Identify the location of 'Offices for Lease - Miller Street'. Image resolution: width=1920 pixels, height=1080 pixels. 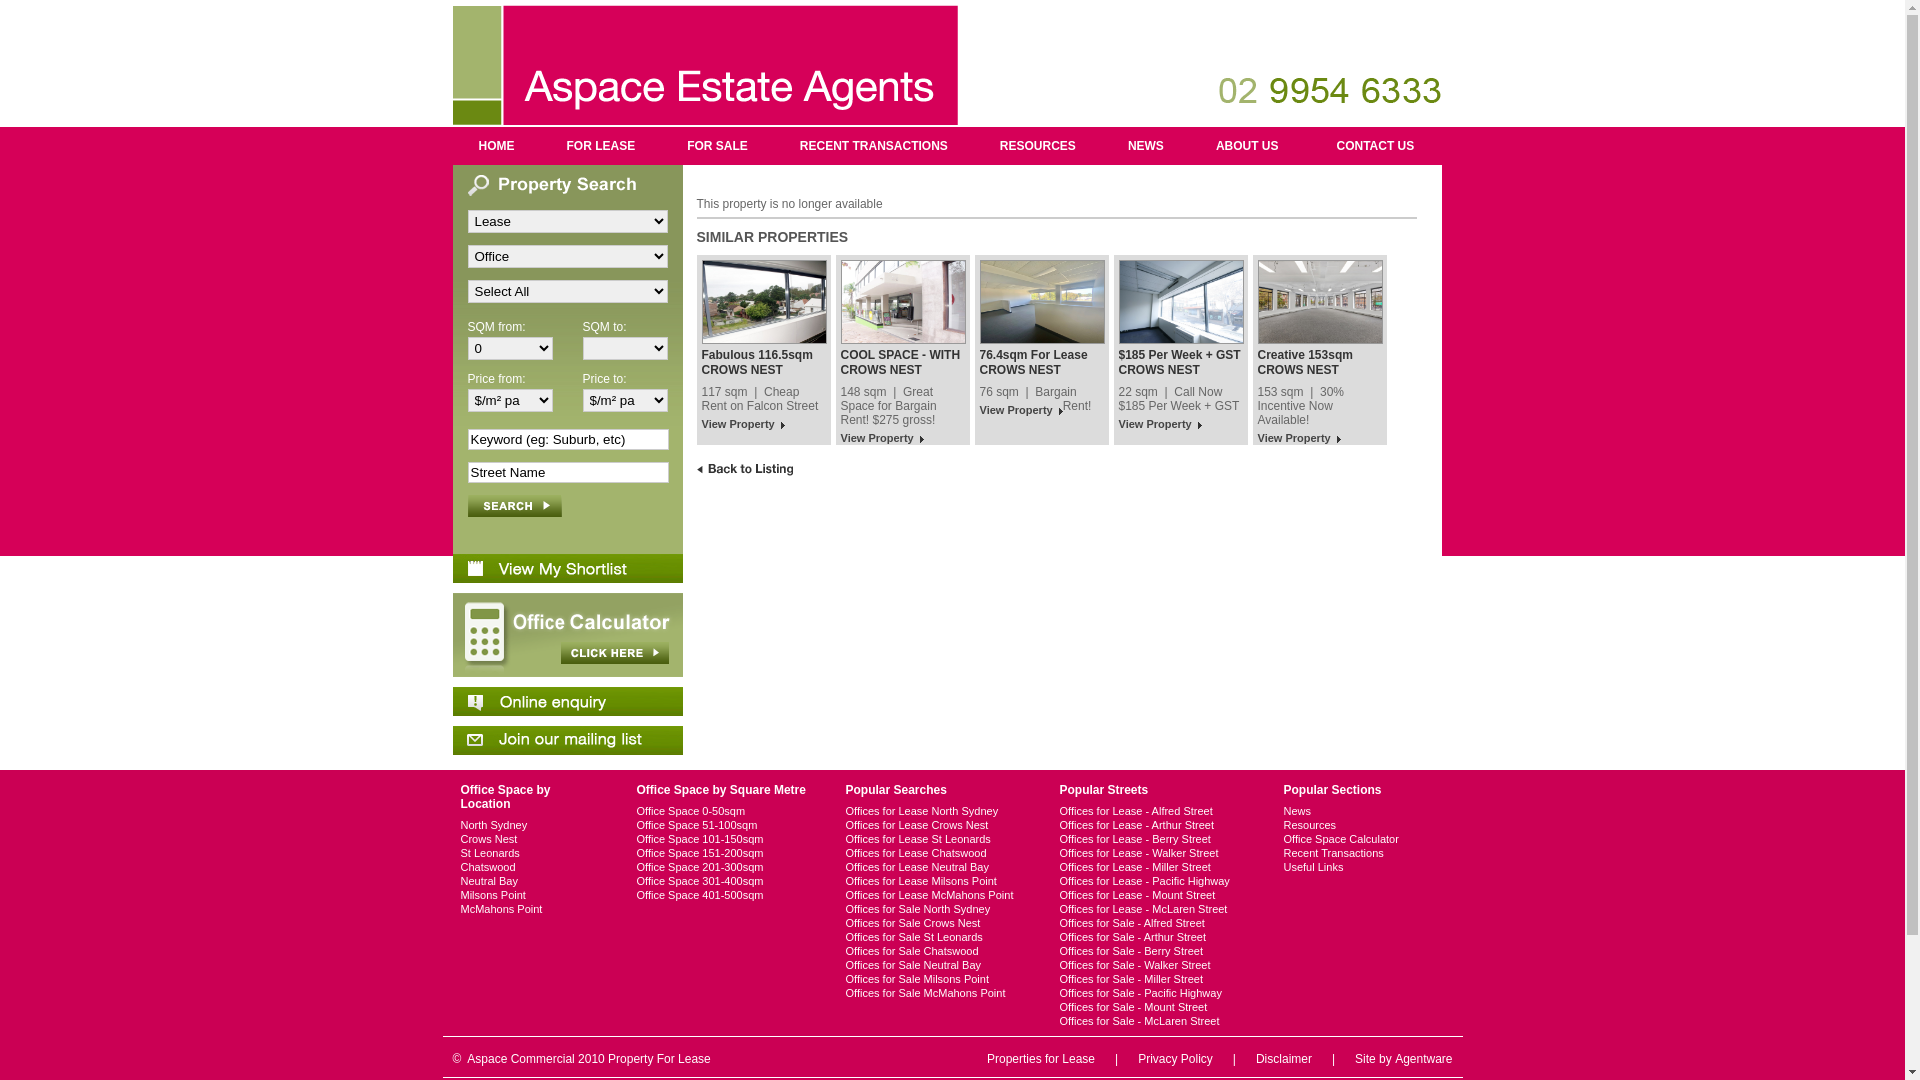
(1155, 866).